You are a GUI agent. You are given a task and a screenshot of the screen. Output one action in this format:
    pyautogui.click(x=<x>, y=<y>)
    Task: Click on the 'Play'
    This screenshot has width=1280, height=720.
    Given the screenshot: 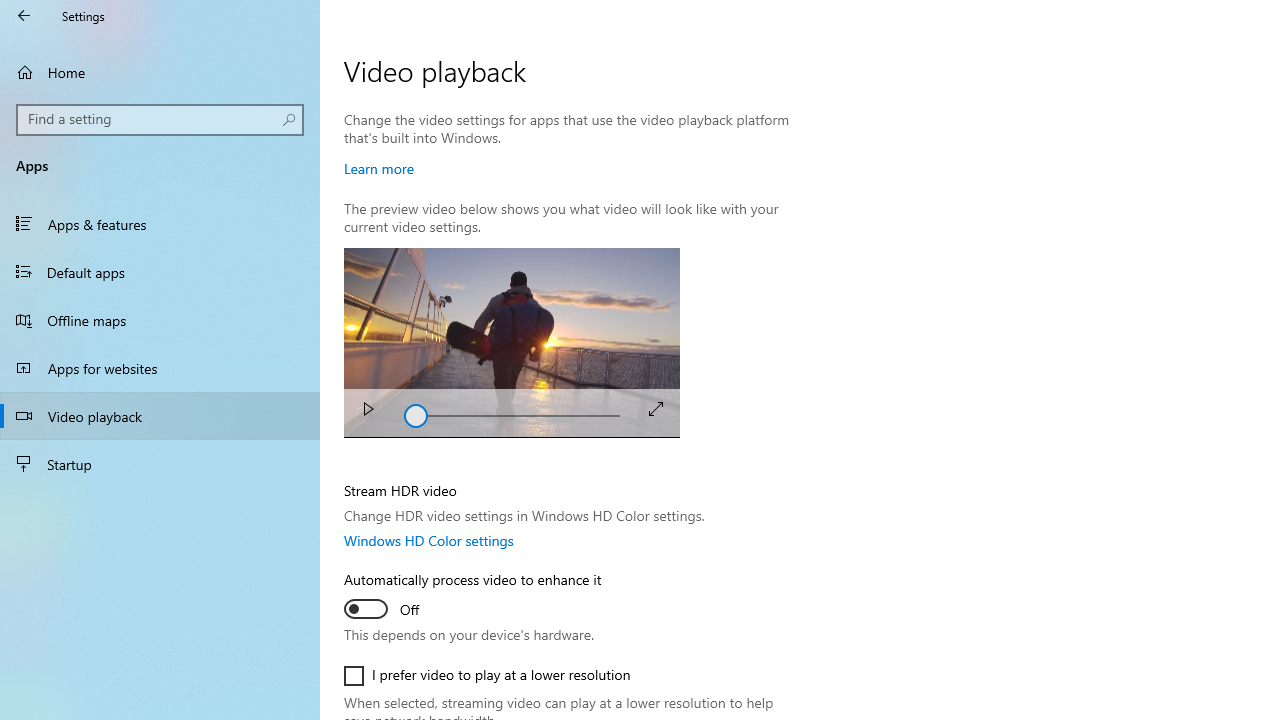 What is the action you would take?
    pyautogui.click(x=368, y=411)
    